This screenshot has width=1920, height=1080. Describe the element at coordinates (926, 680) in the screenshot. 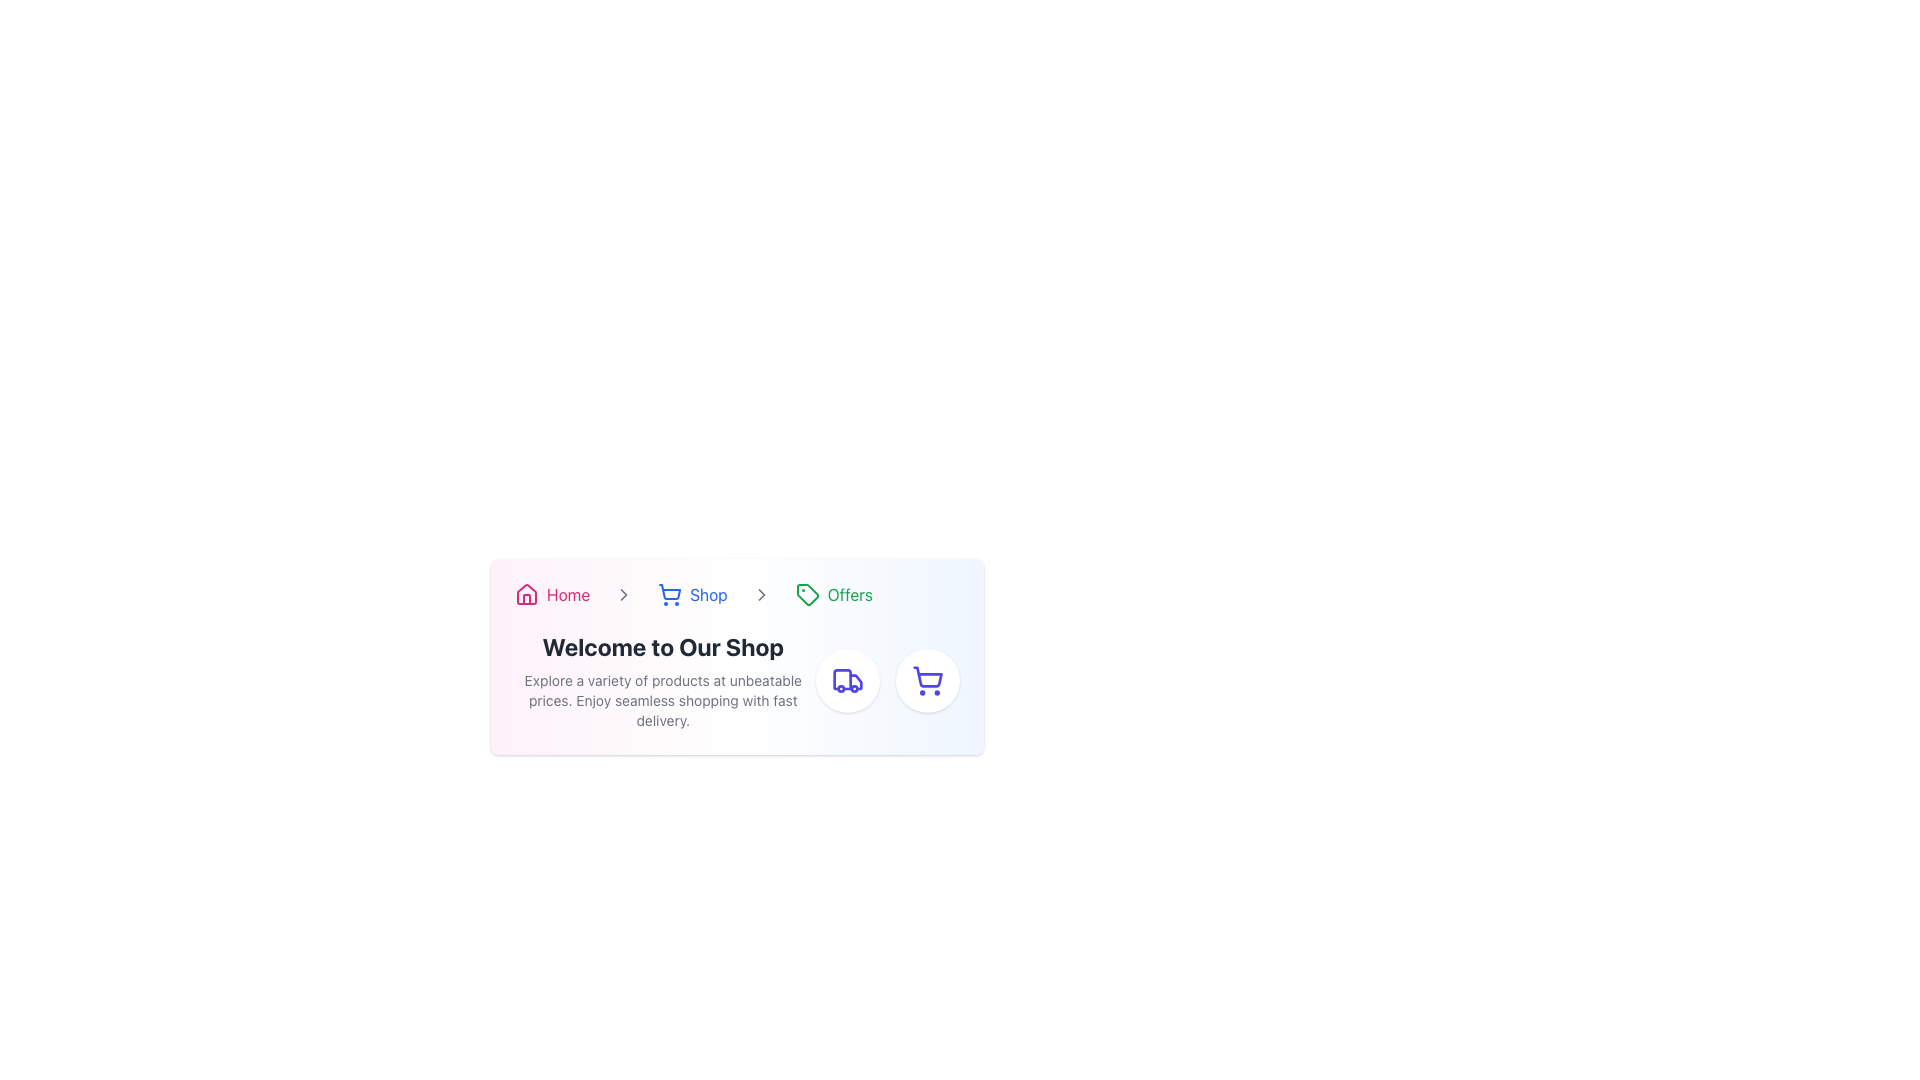

I see `the circular button with a white background and shopping cart icon` at that location.